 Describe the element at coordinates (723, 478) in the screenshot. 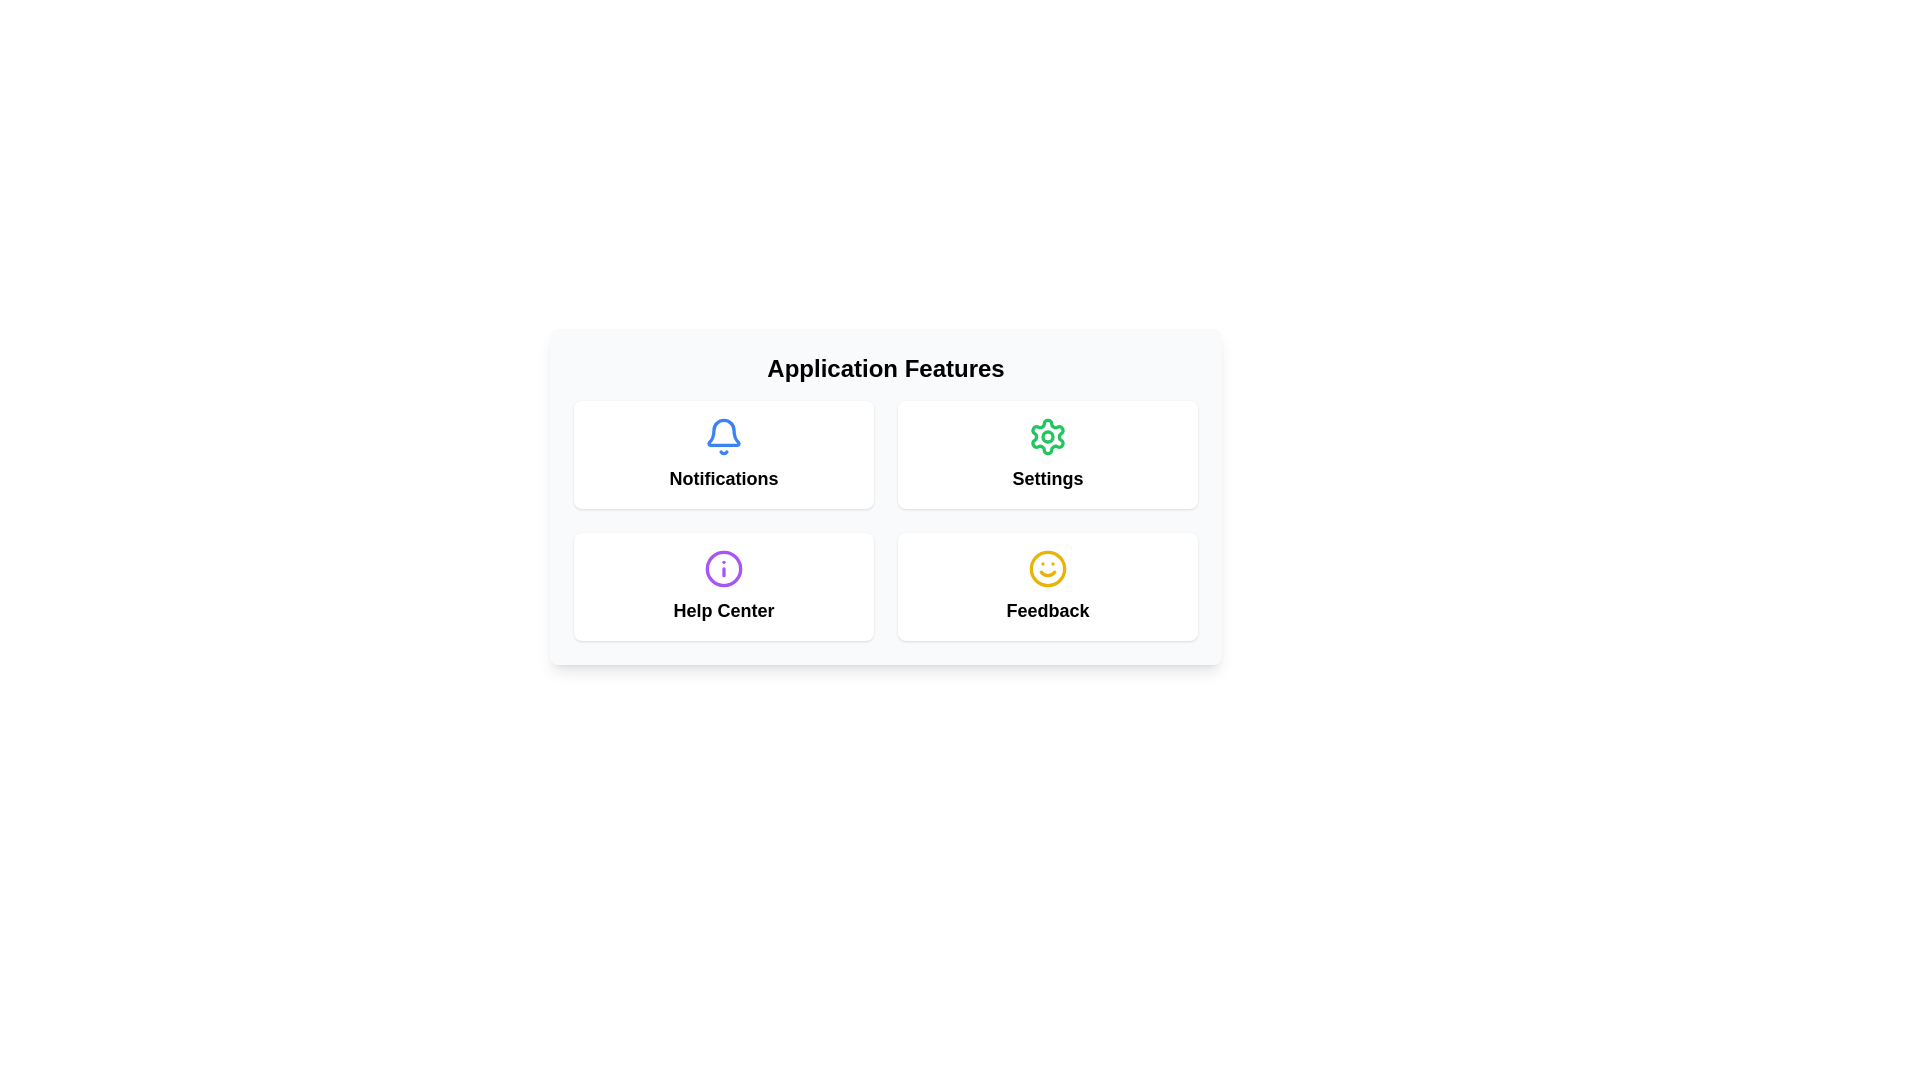

I see `the 'Notifications' text label located below the blue bell icon in the top-left quadrant of the grid layout` at that location.